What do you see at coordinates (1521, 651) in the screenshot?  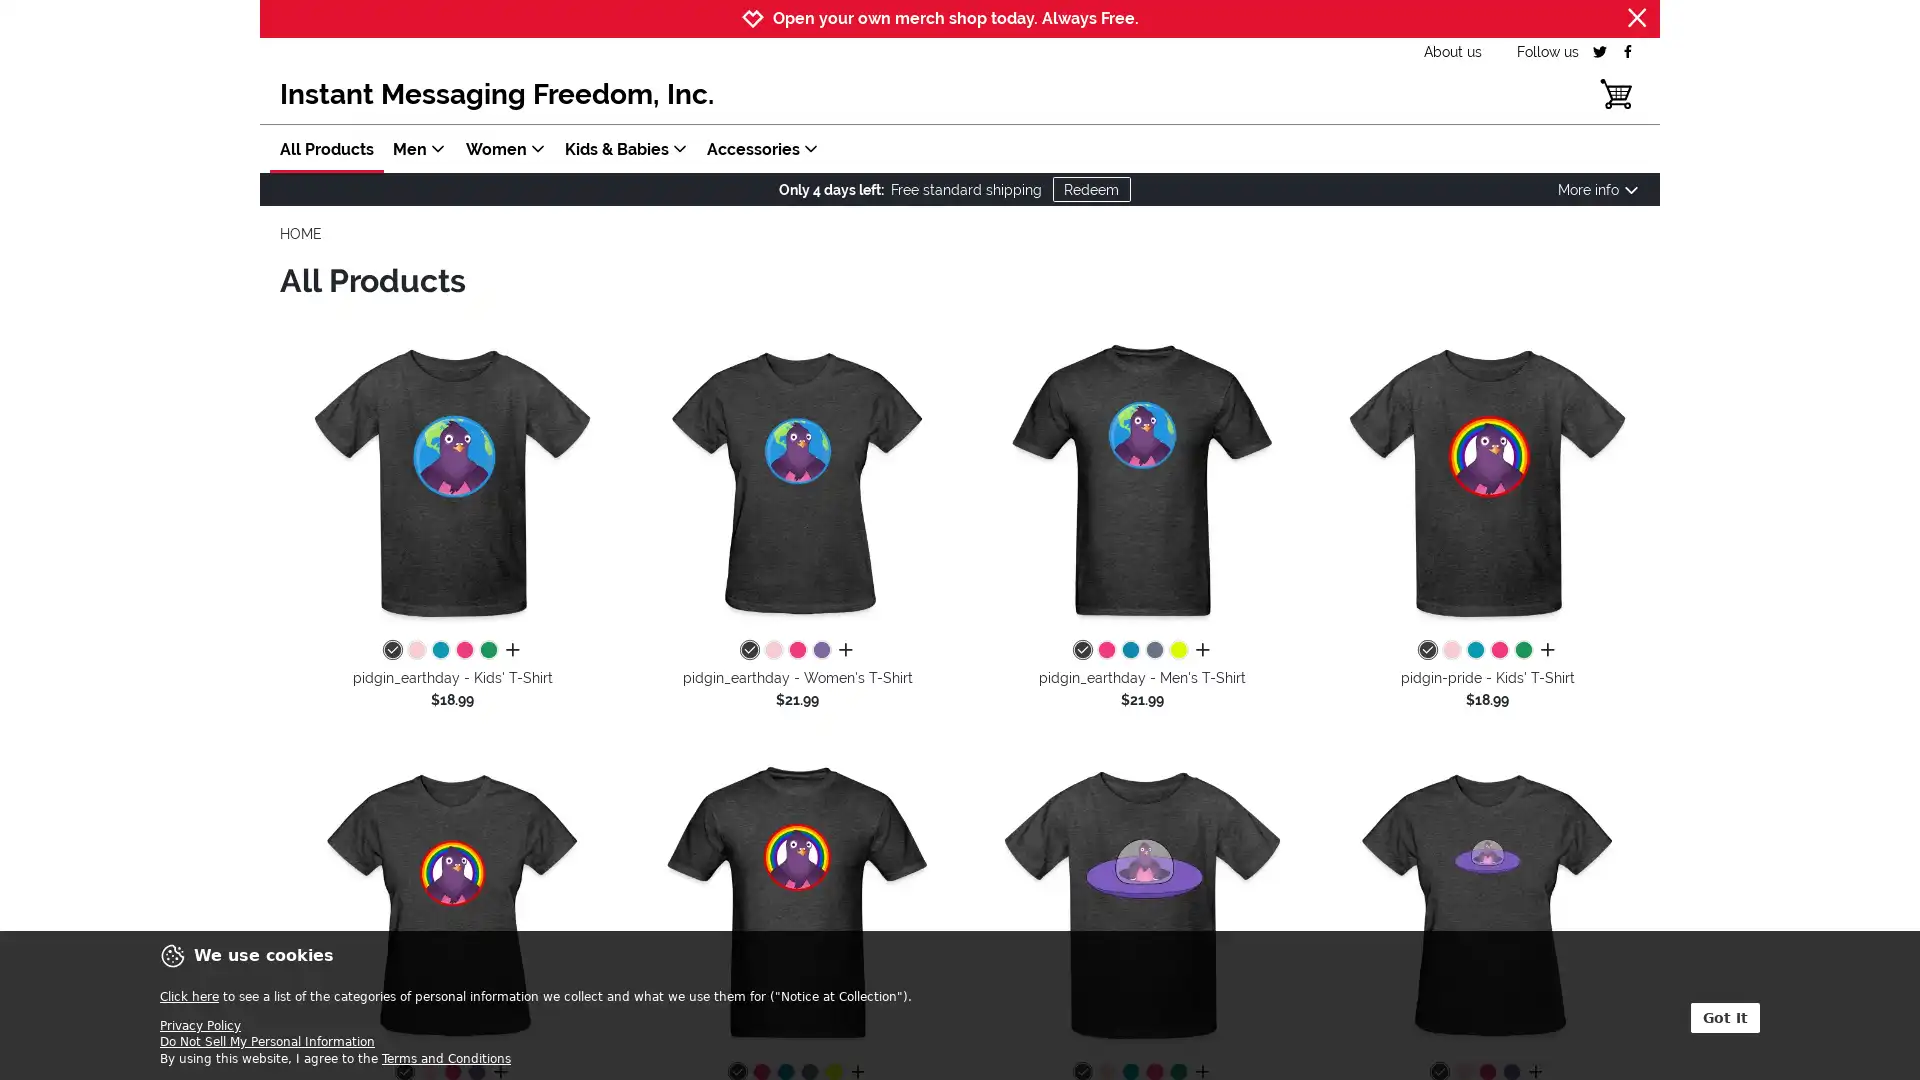 I see `kelly green` at bounding box center [1521, 651].